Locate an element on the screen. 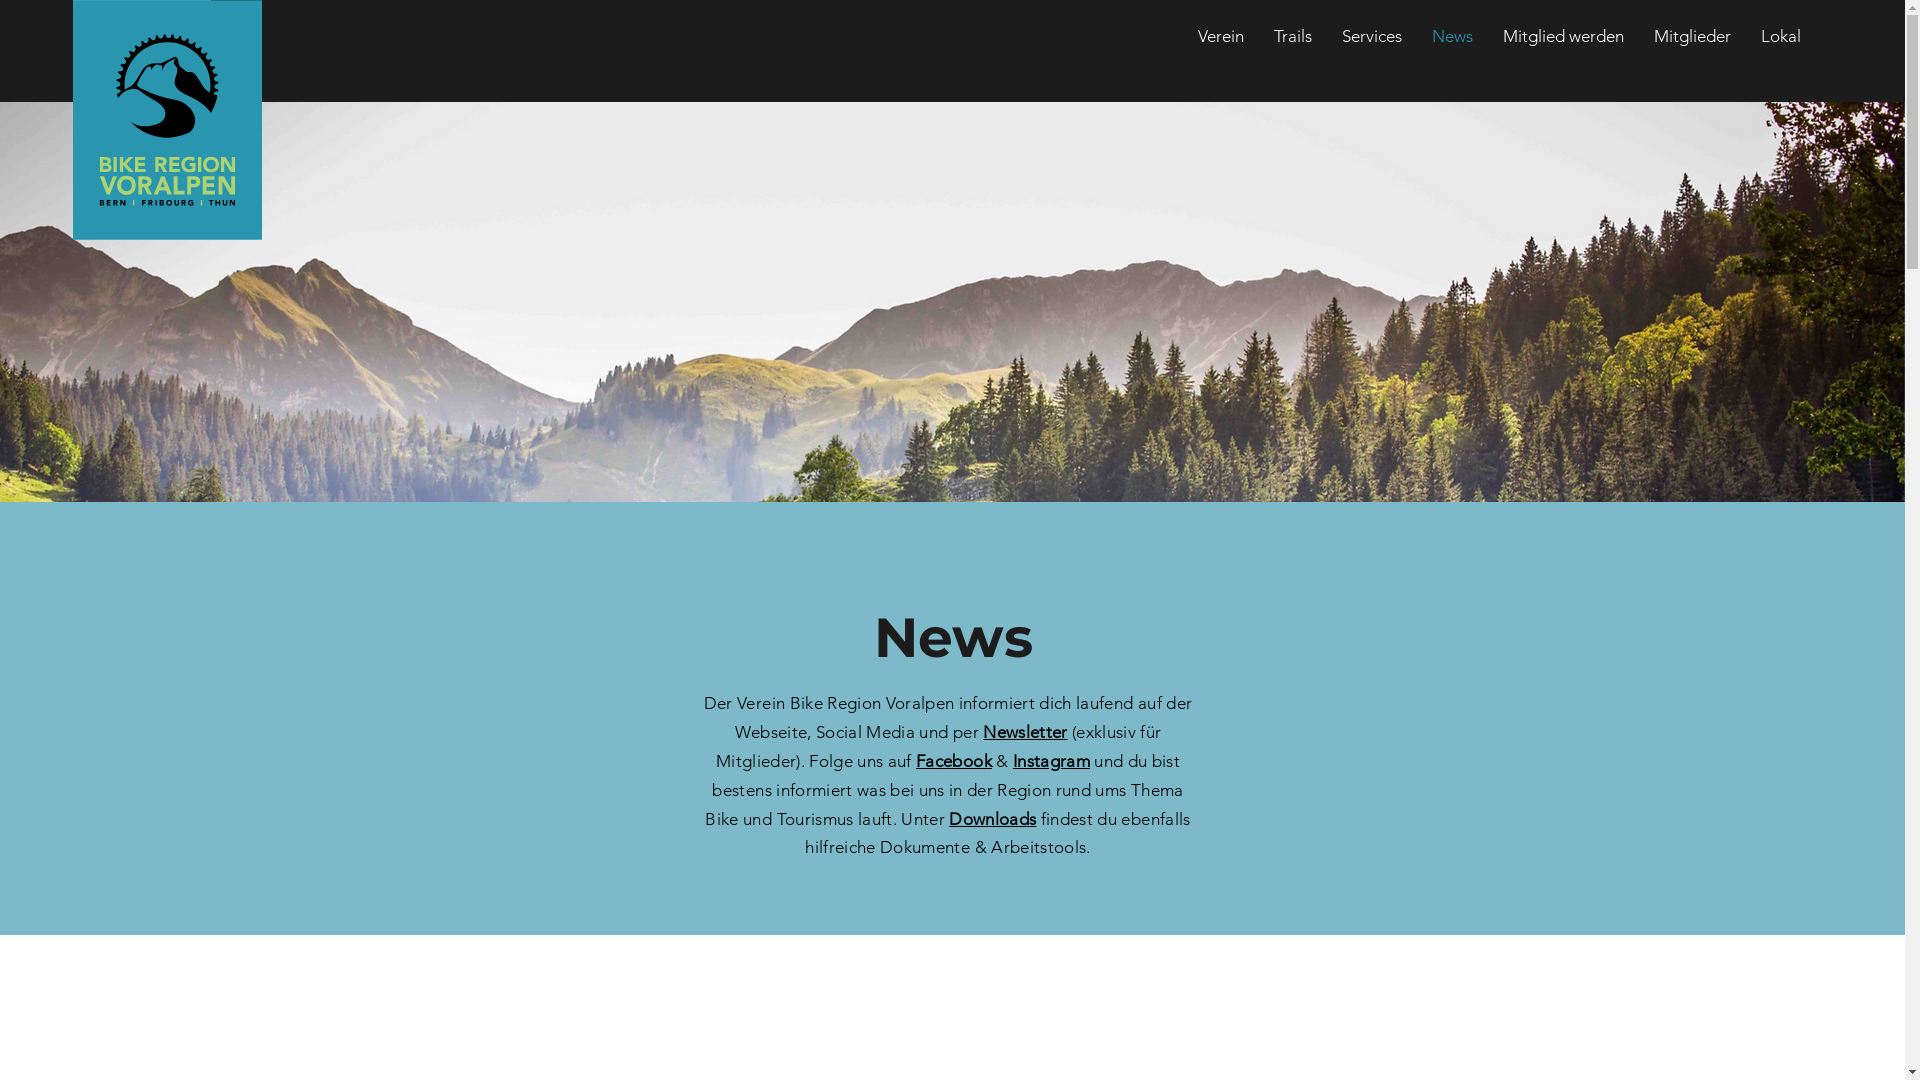  'Verein' is located at coordinates (1182, 49).